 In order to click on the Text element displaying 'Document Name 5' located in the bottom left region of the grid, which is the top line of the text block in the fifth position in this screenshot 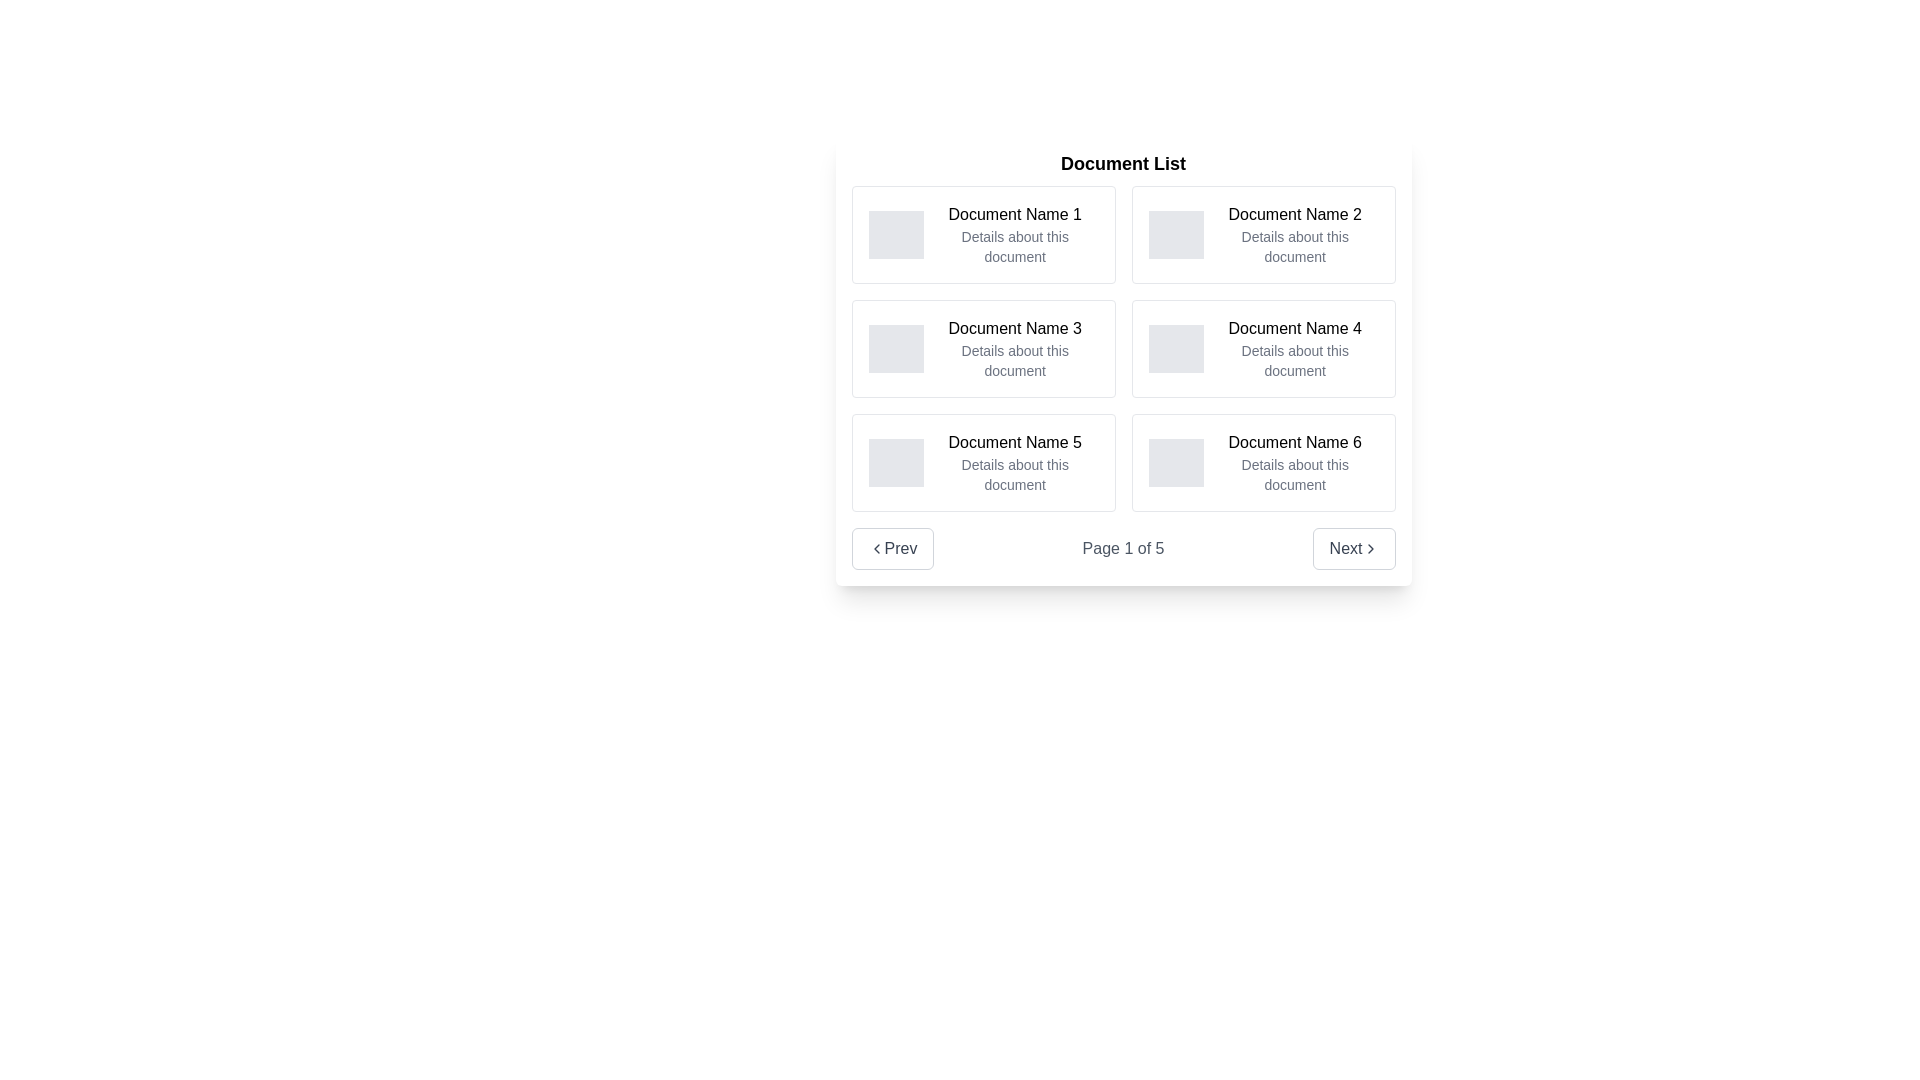, I will do `click(1015, 442)`.